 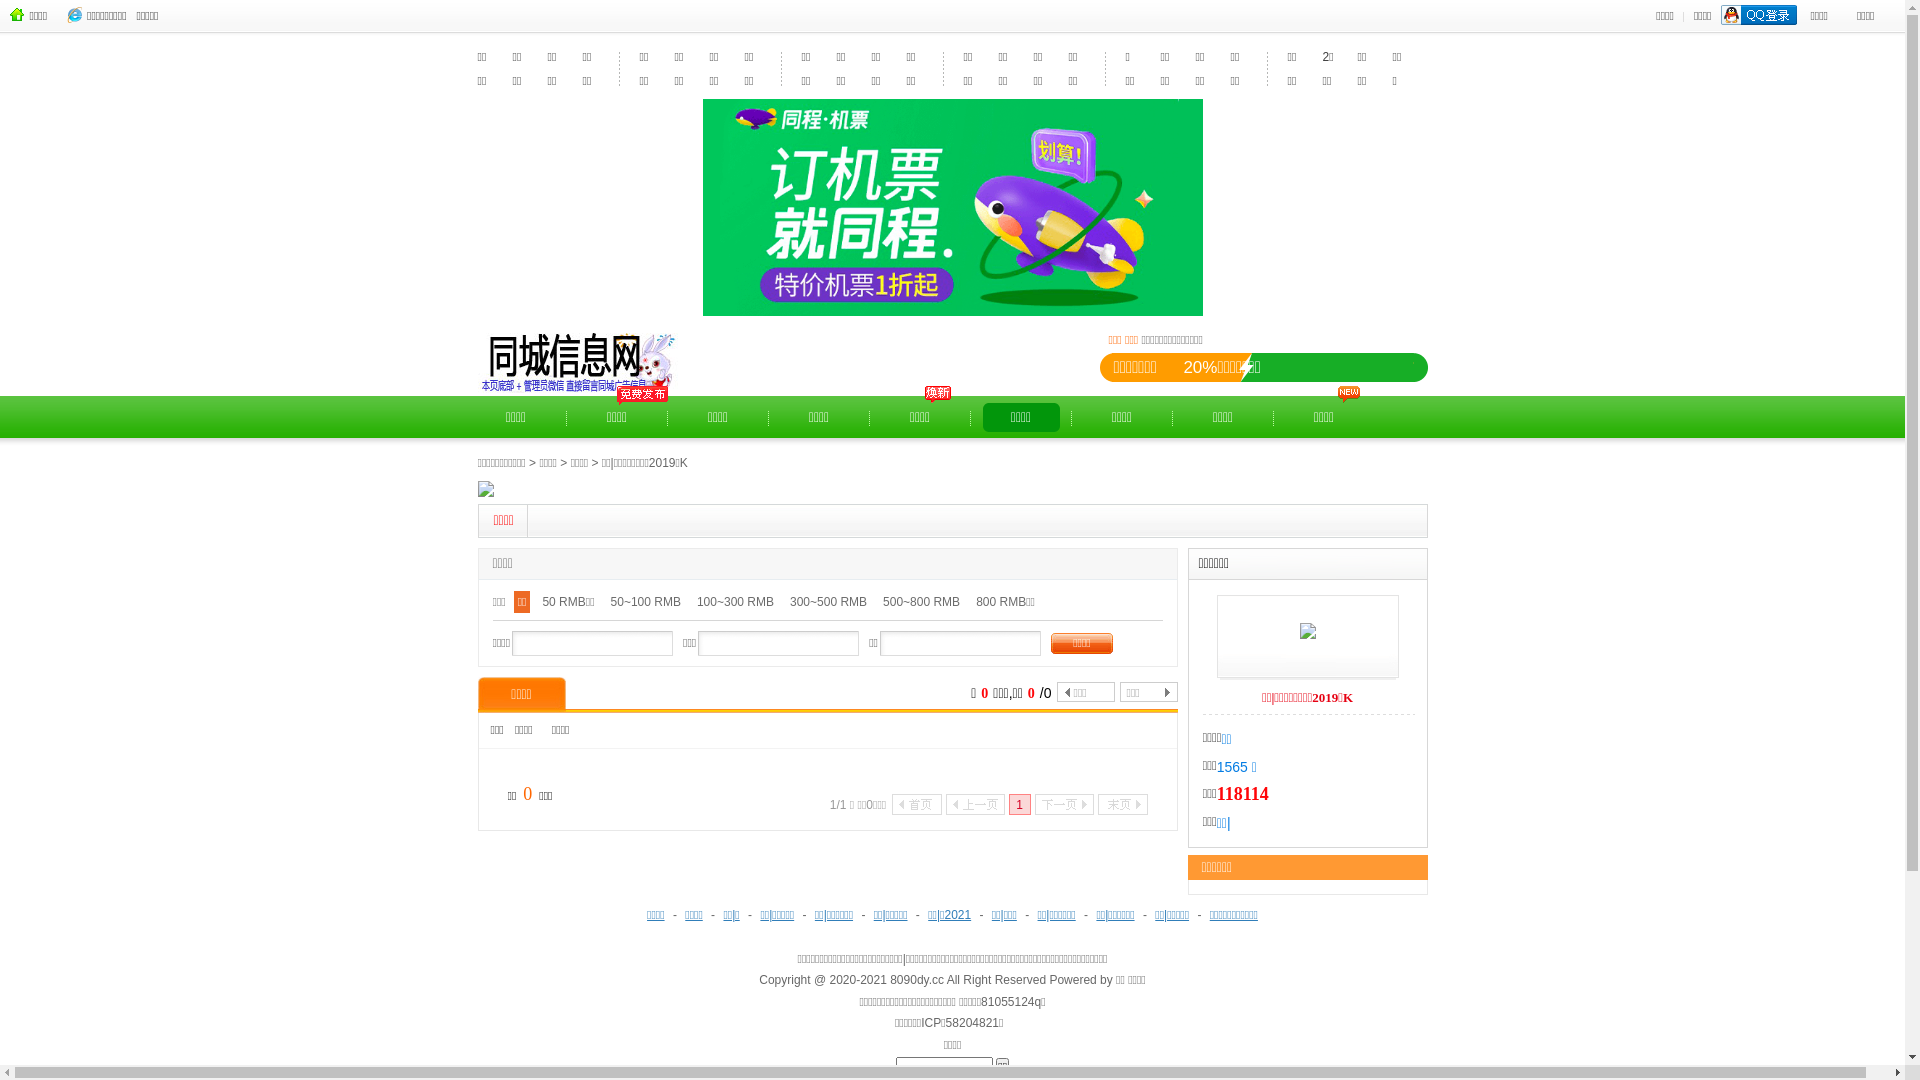 I want to click on '50~100 RMB', so click(x=646, y=600).